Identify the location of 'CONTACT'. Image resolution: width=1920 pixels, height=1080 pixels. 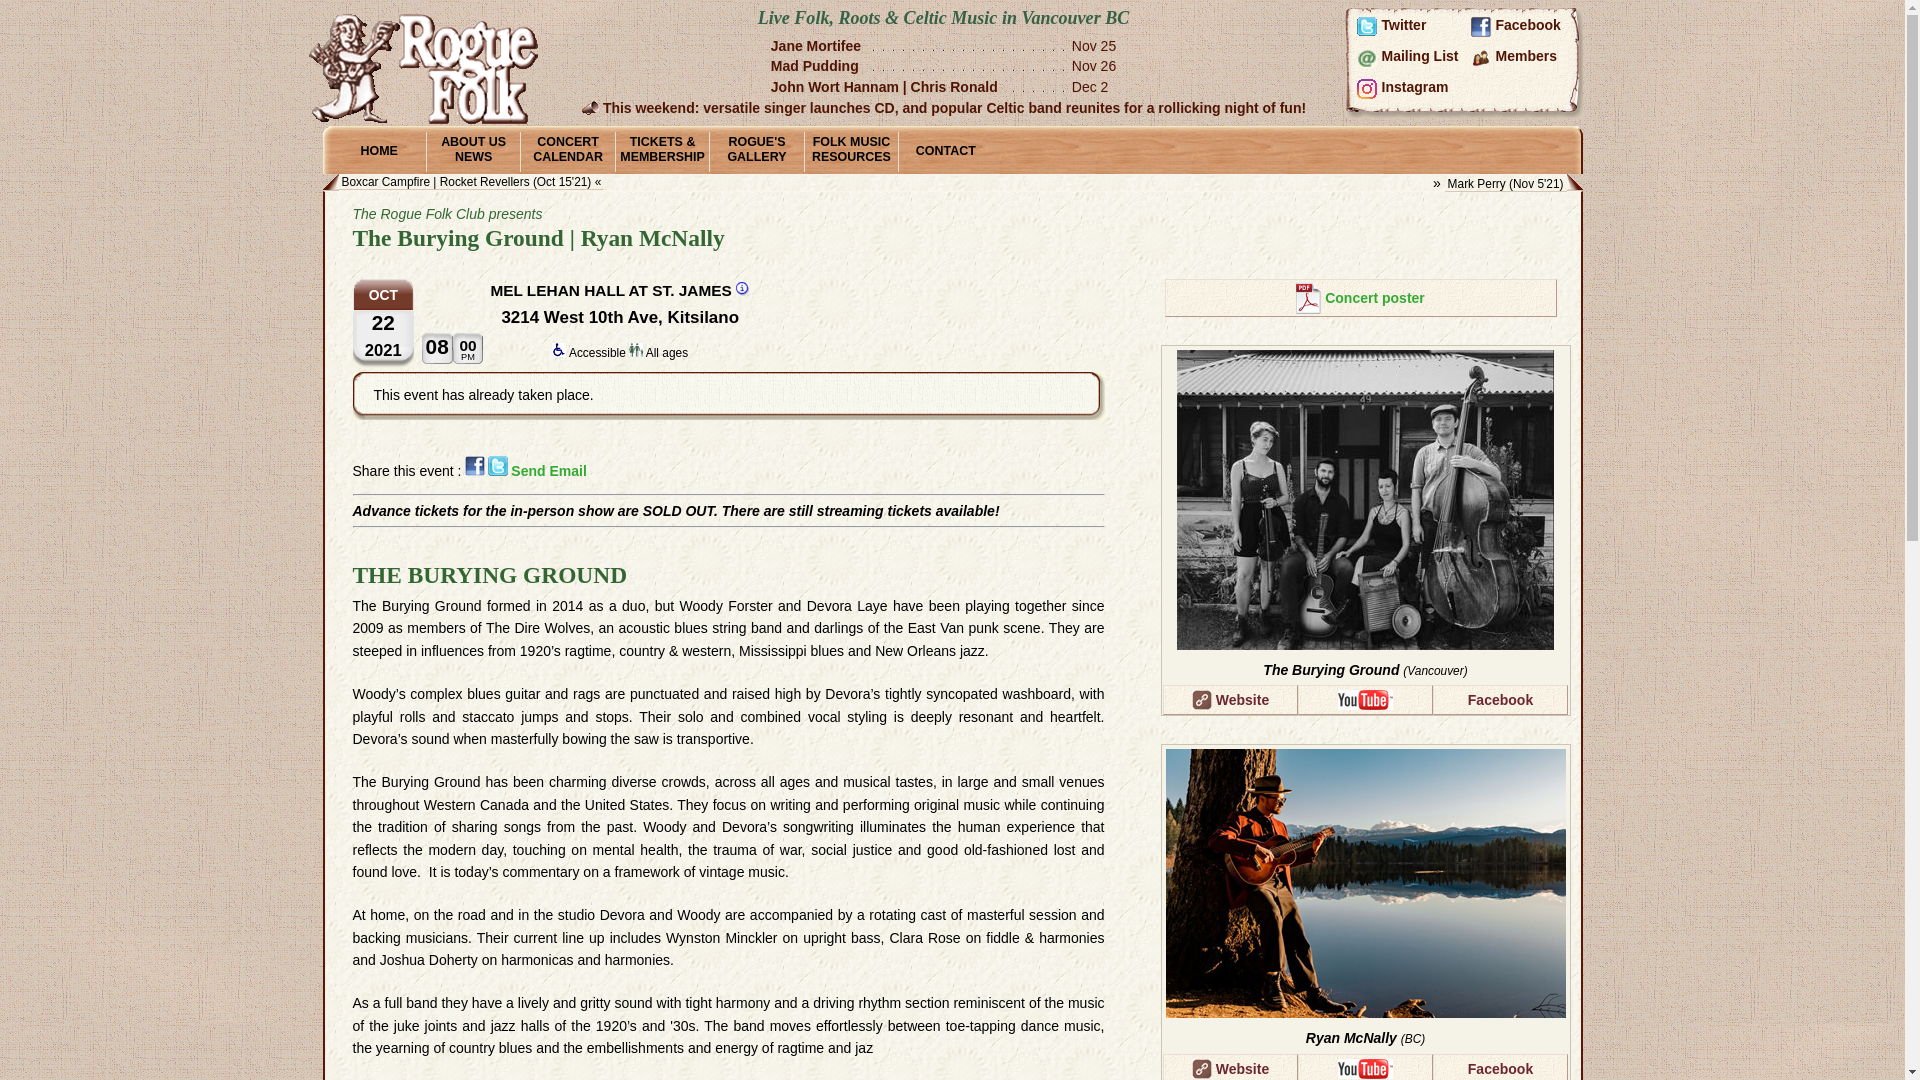
(944, 150).